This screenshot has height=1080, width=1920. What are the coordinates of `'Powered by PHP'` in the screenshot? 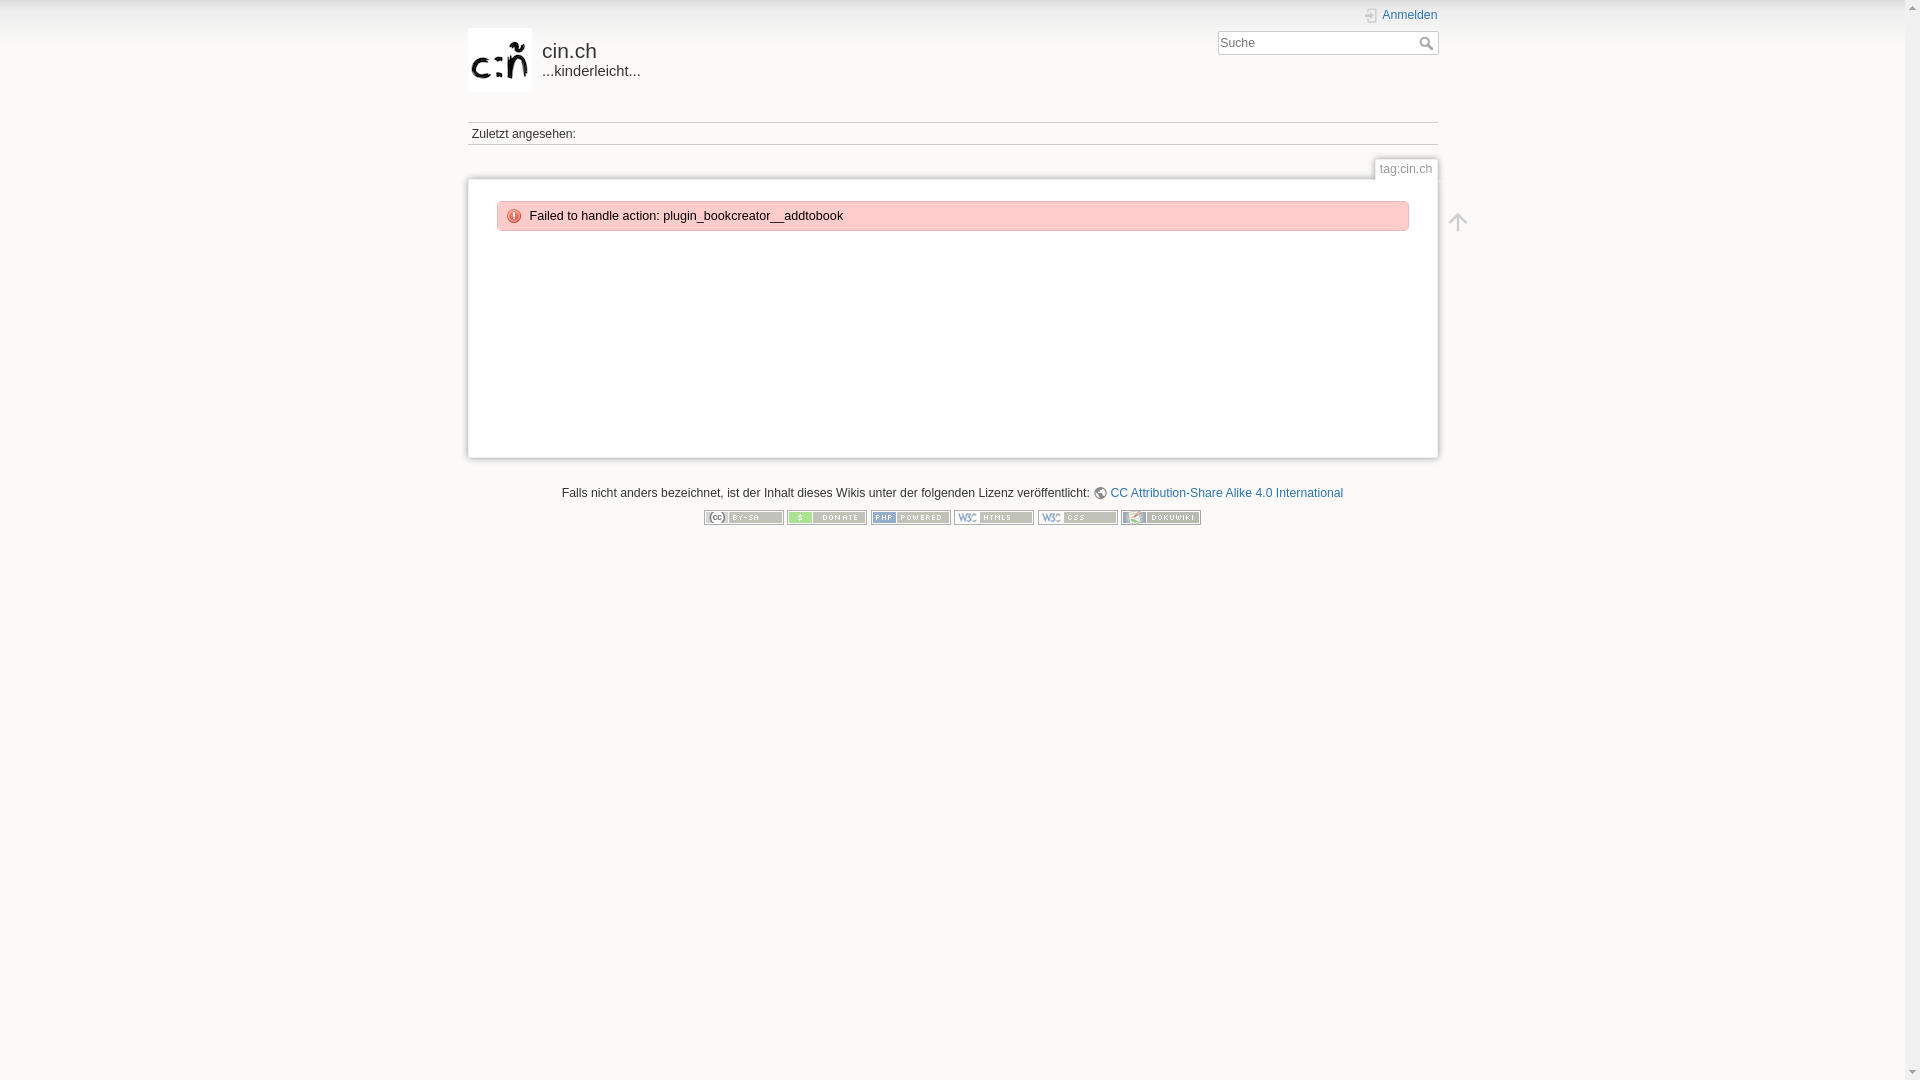 It's located at (910, 515).